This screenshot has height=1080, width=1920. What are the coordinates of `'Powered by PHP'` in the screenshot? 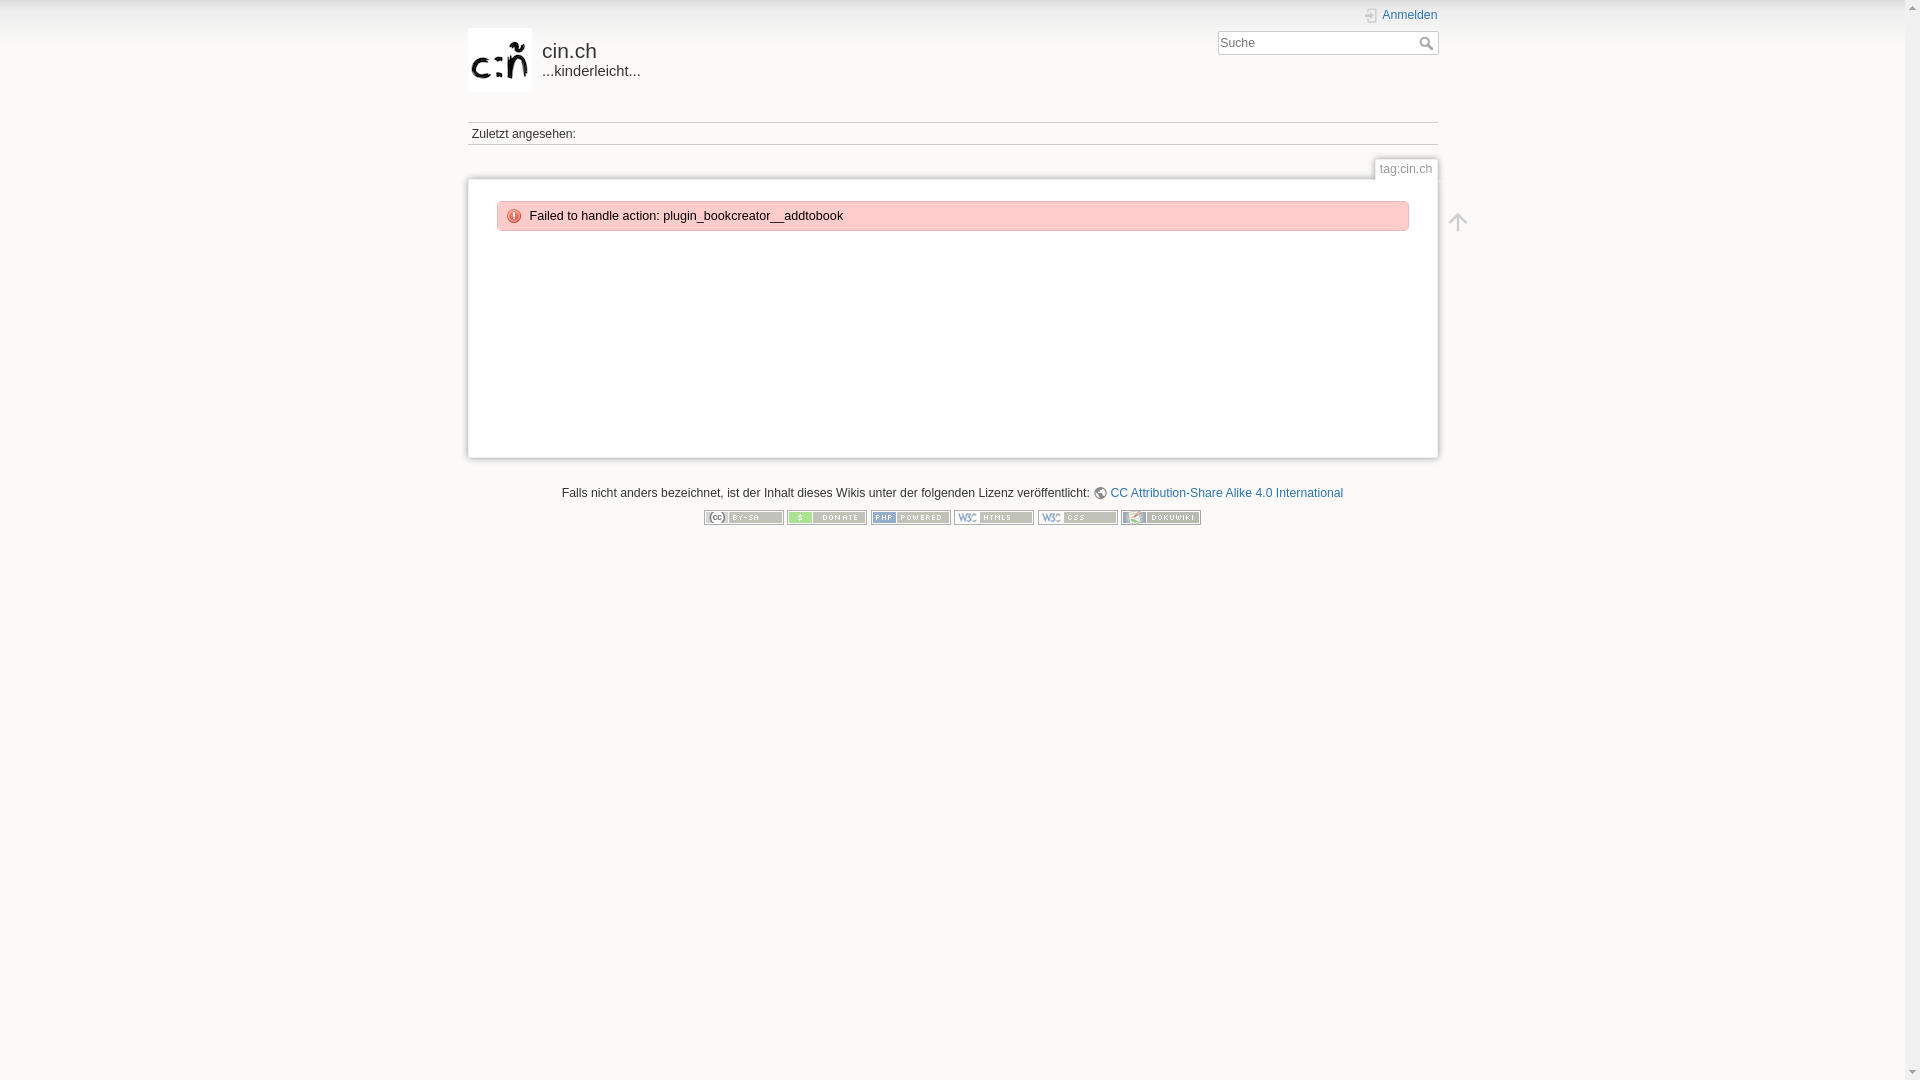 It's located at (910, 515).